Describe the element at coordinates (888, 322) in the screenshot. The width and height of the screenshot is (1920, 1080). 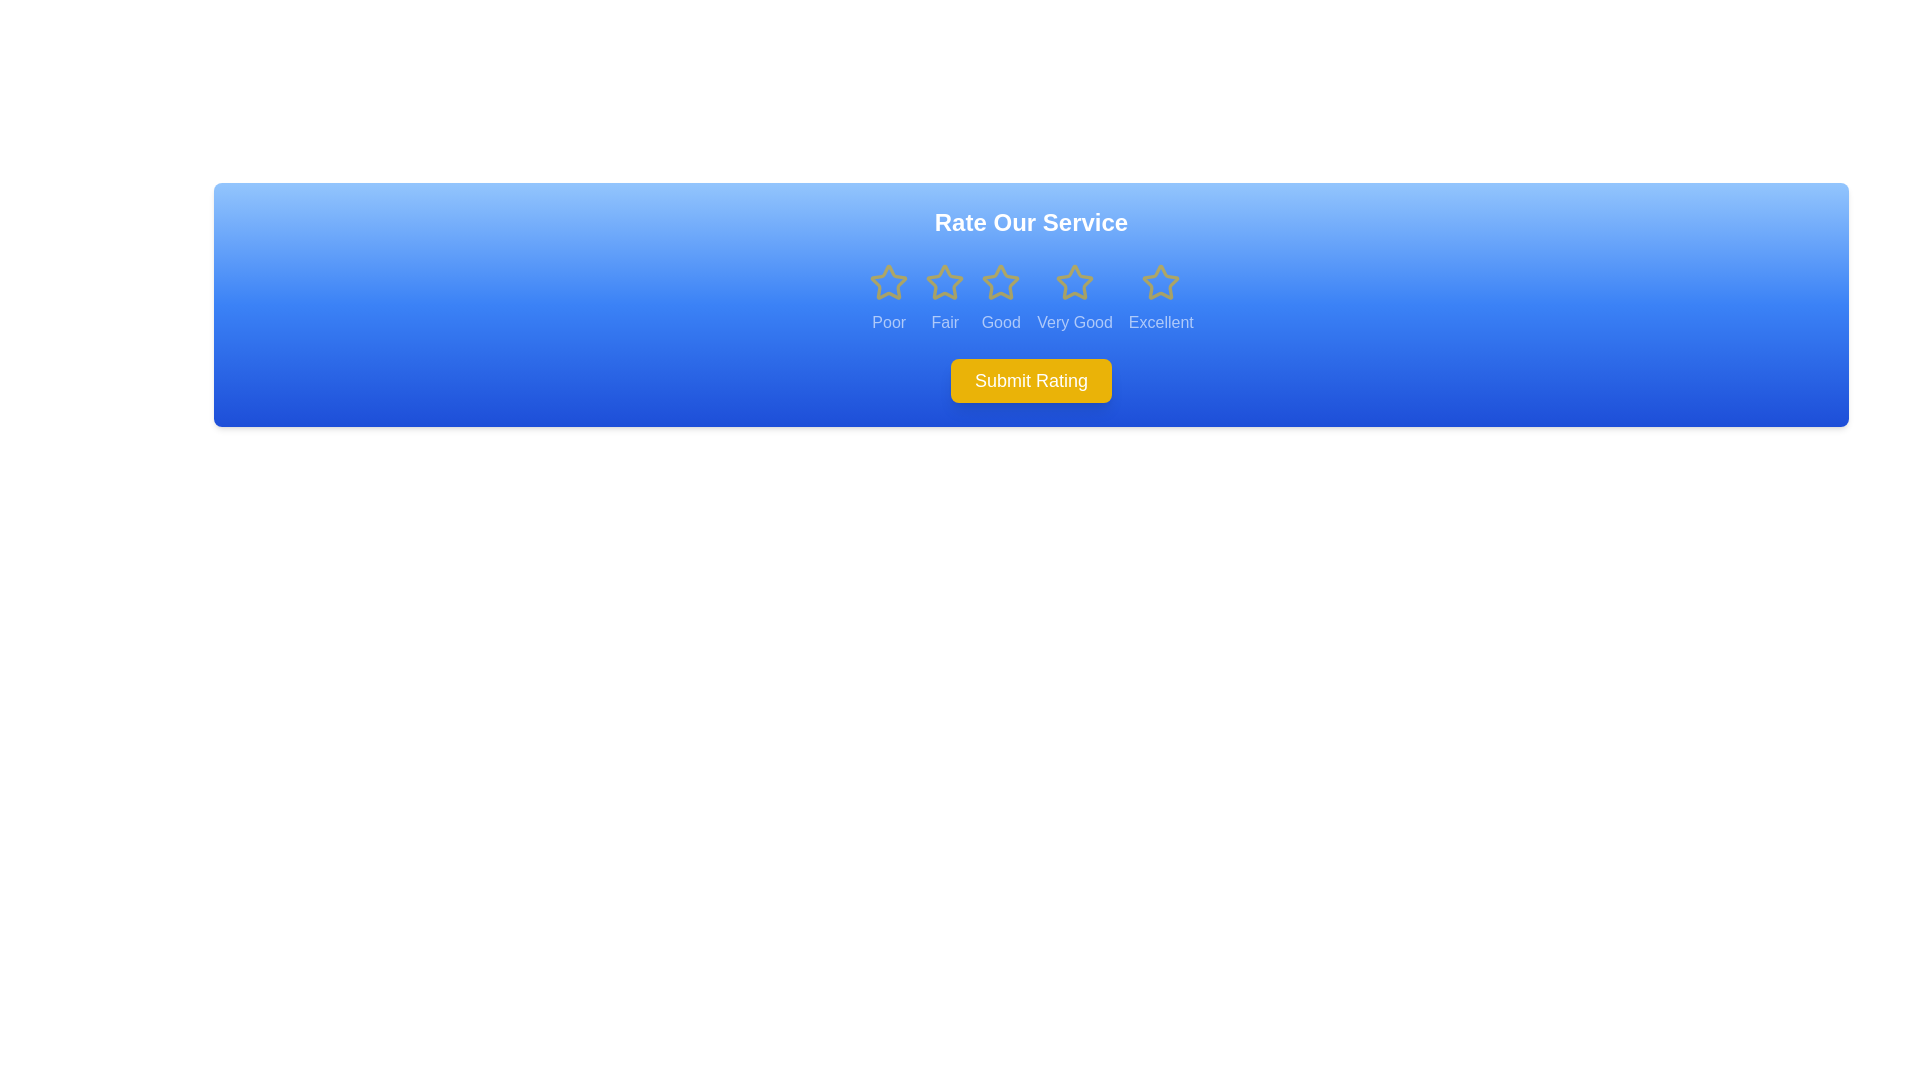
I see `the text label indicating the 'Poor' rating level, which is positioned directly below the first star in the rating section` at that location.